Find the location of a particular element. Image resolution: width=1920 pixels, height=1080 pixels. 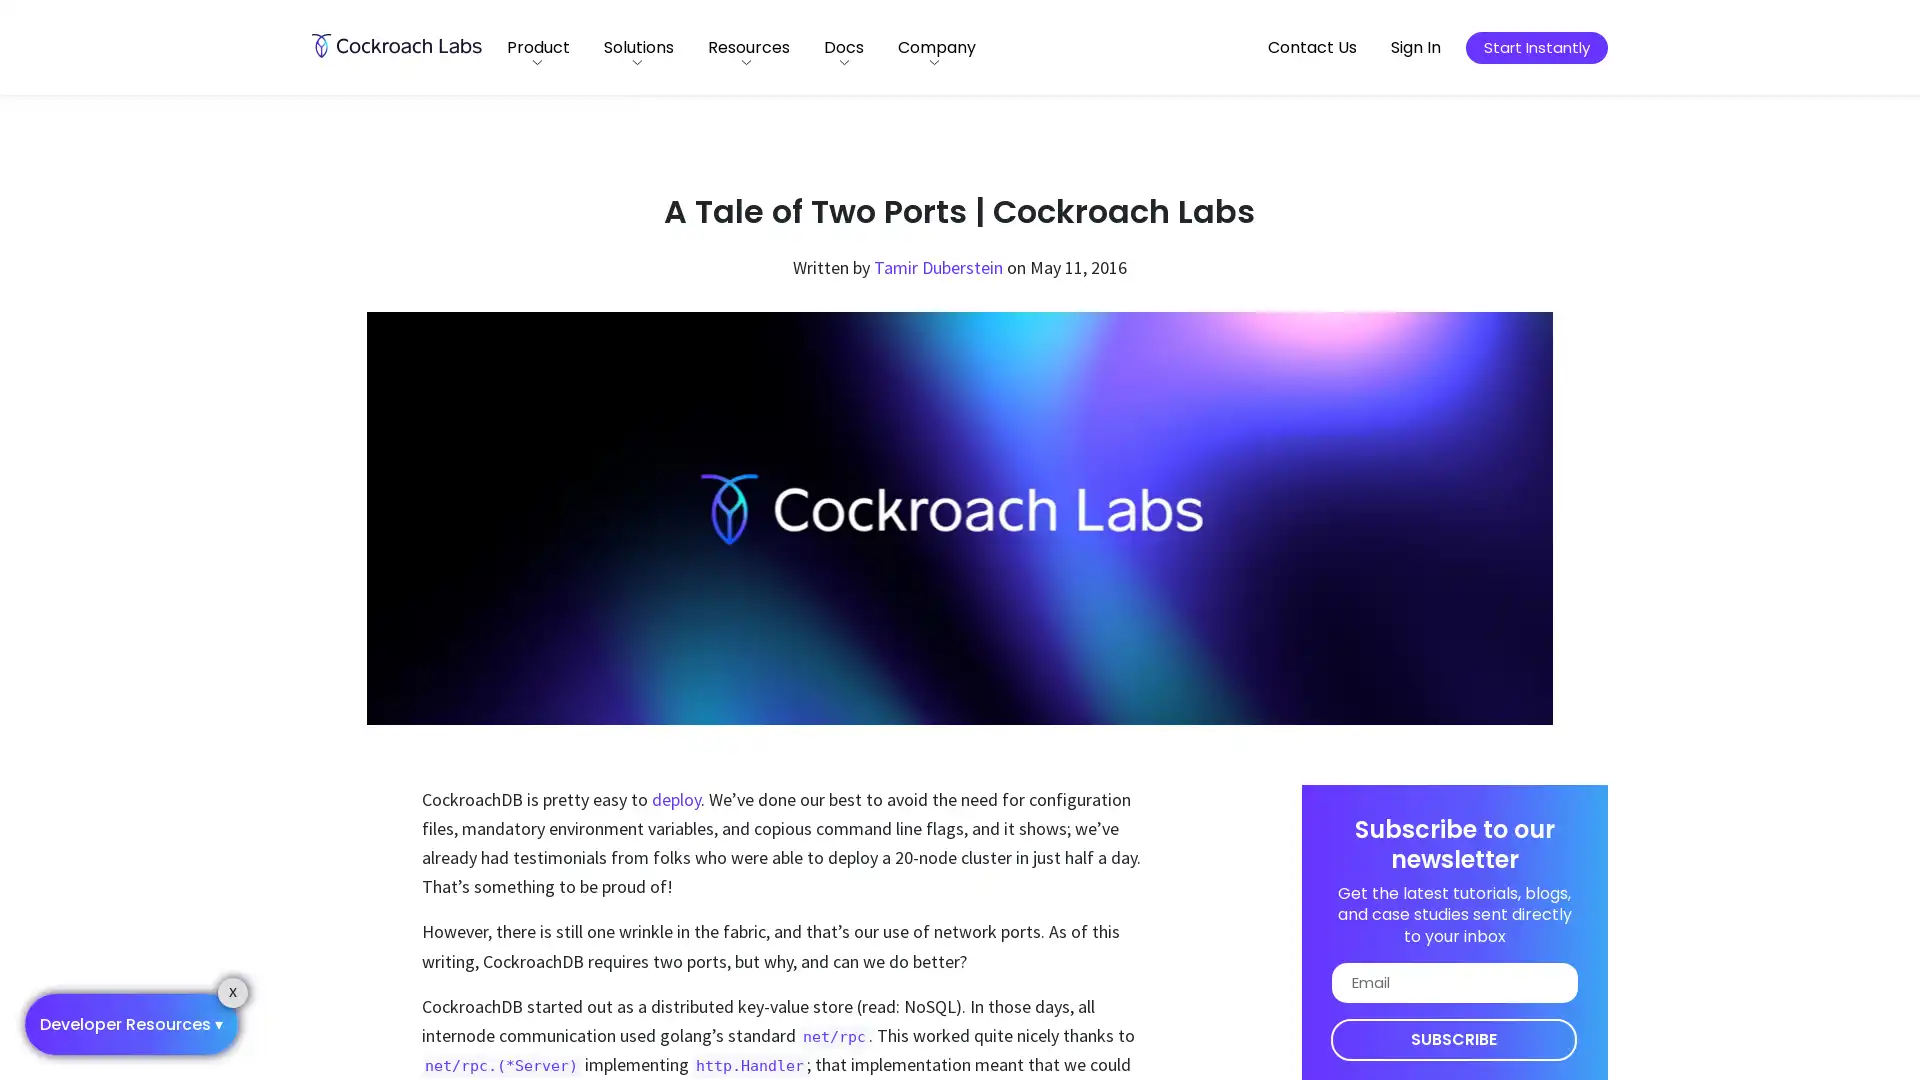

SUBSCRIBE is located at coordinates (1453, 1037).